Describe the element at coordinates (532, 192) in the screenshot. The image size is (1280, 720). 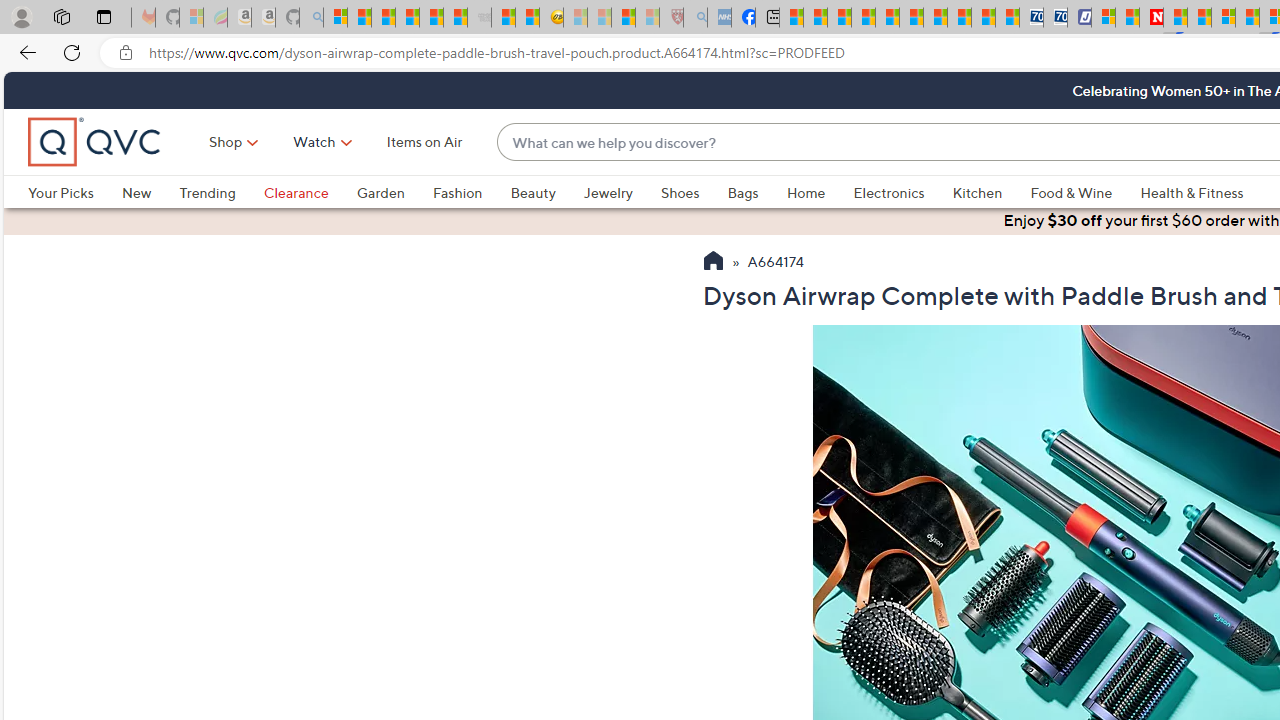
I see `'Beauty'` at that location.